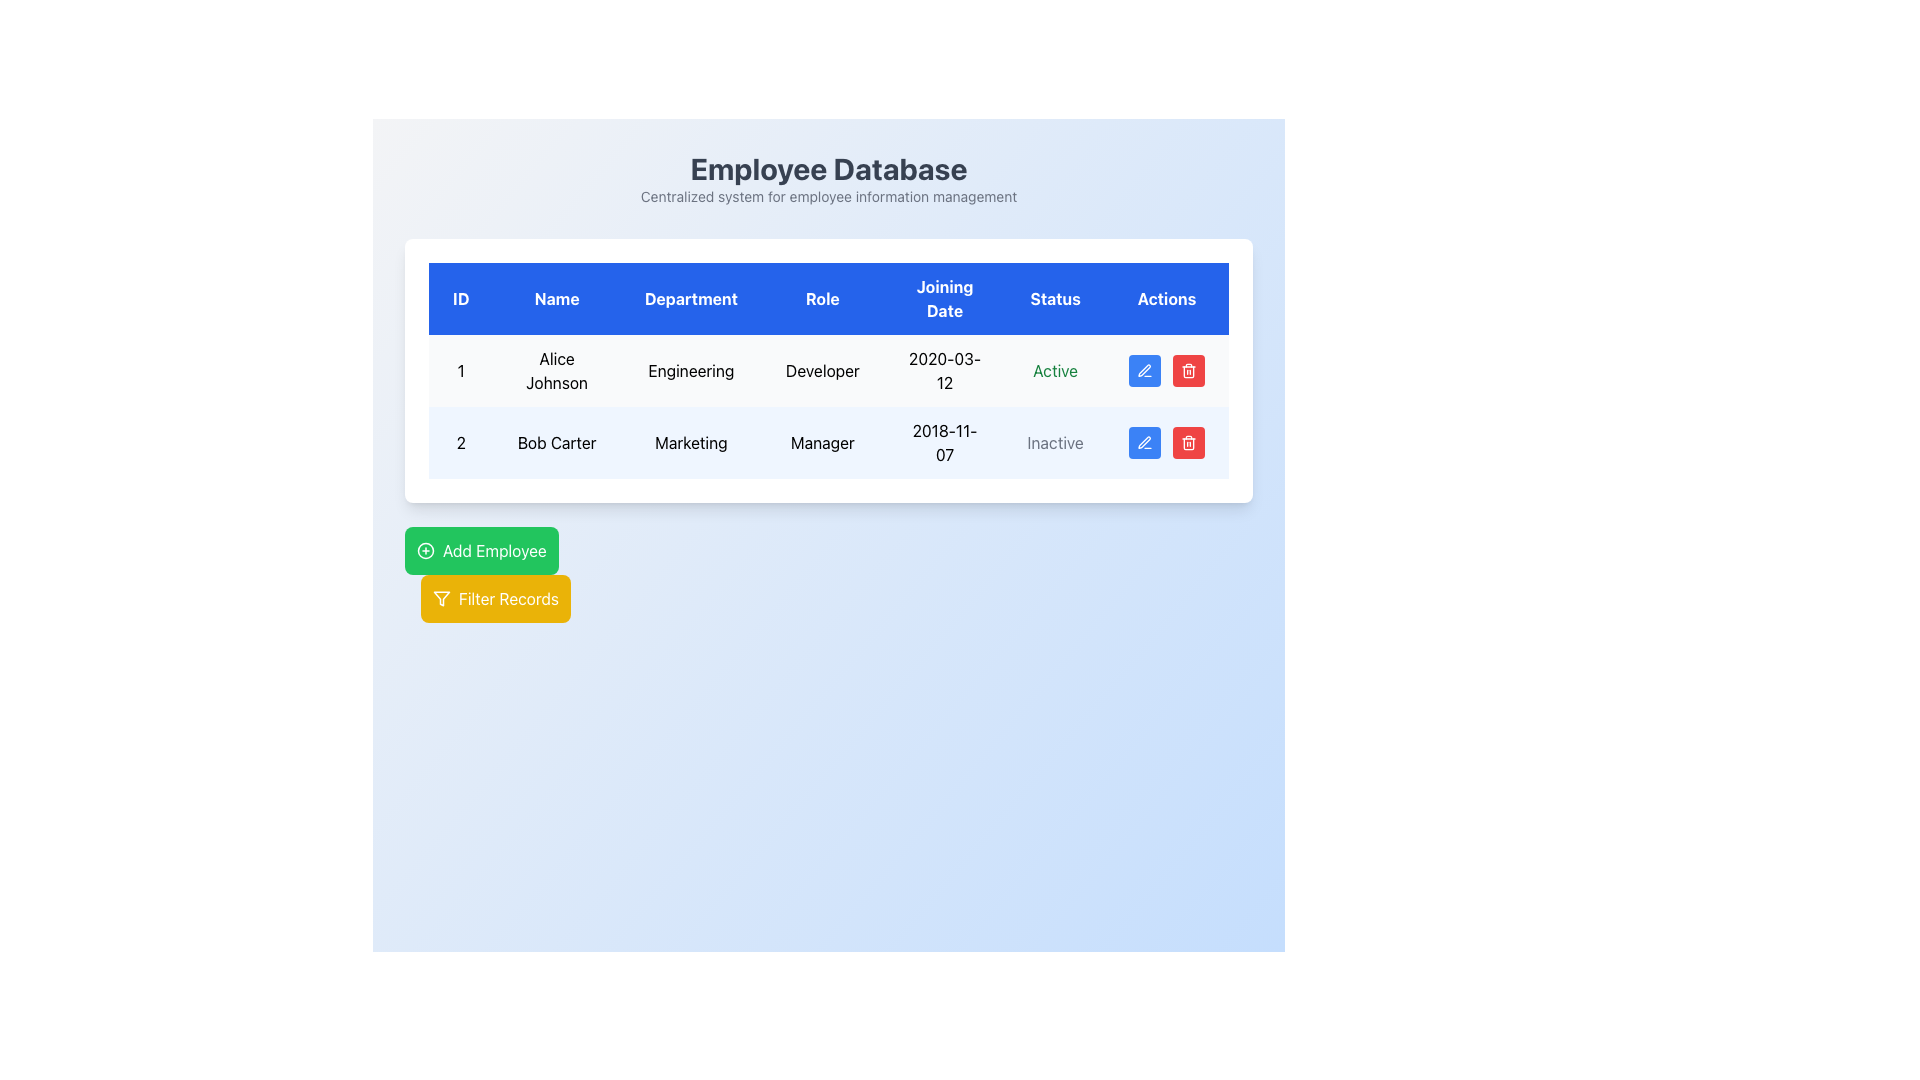 This screenshot has width=1920, height=1080. What do you see at coordinates (829, 168) in the screenshot?
I see `the Text Label that serves as the title for the interface, positioned above the sibling element containing 'Centralized system for employee information management'` at bounding box center [829, 168].